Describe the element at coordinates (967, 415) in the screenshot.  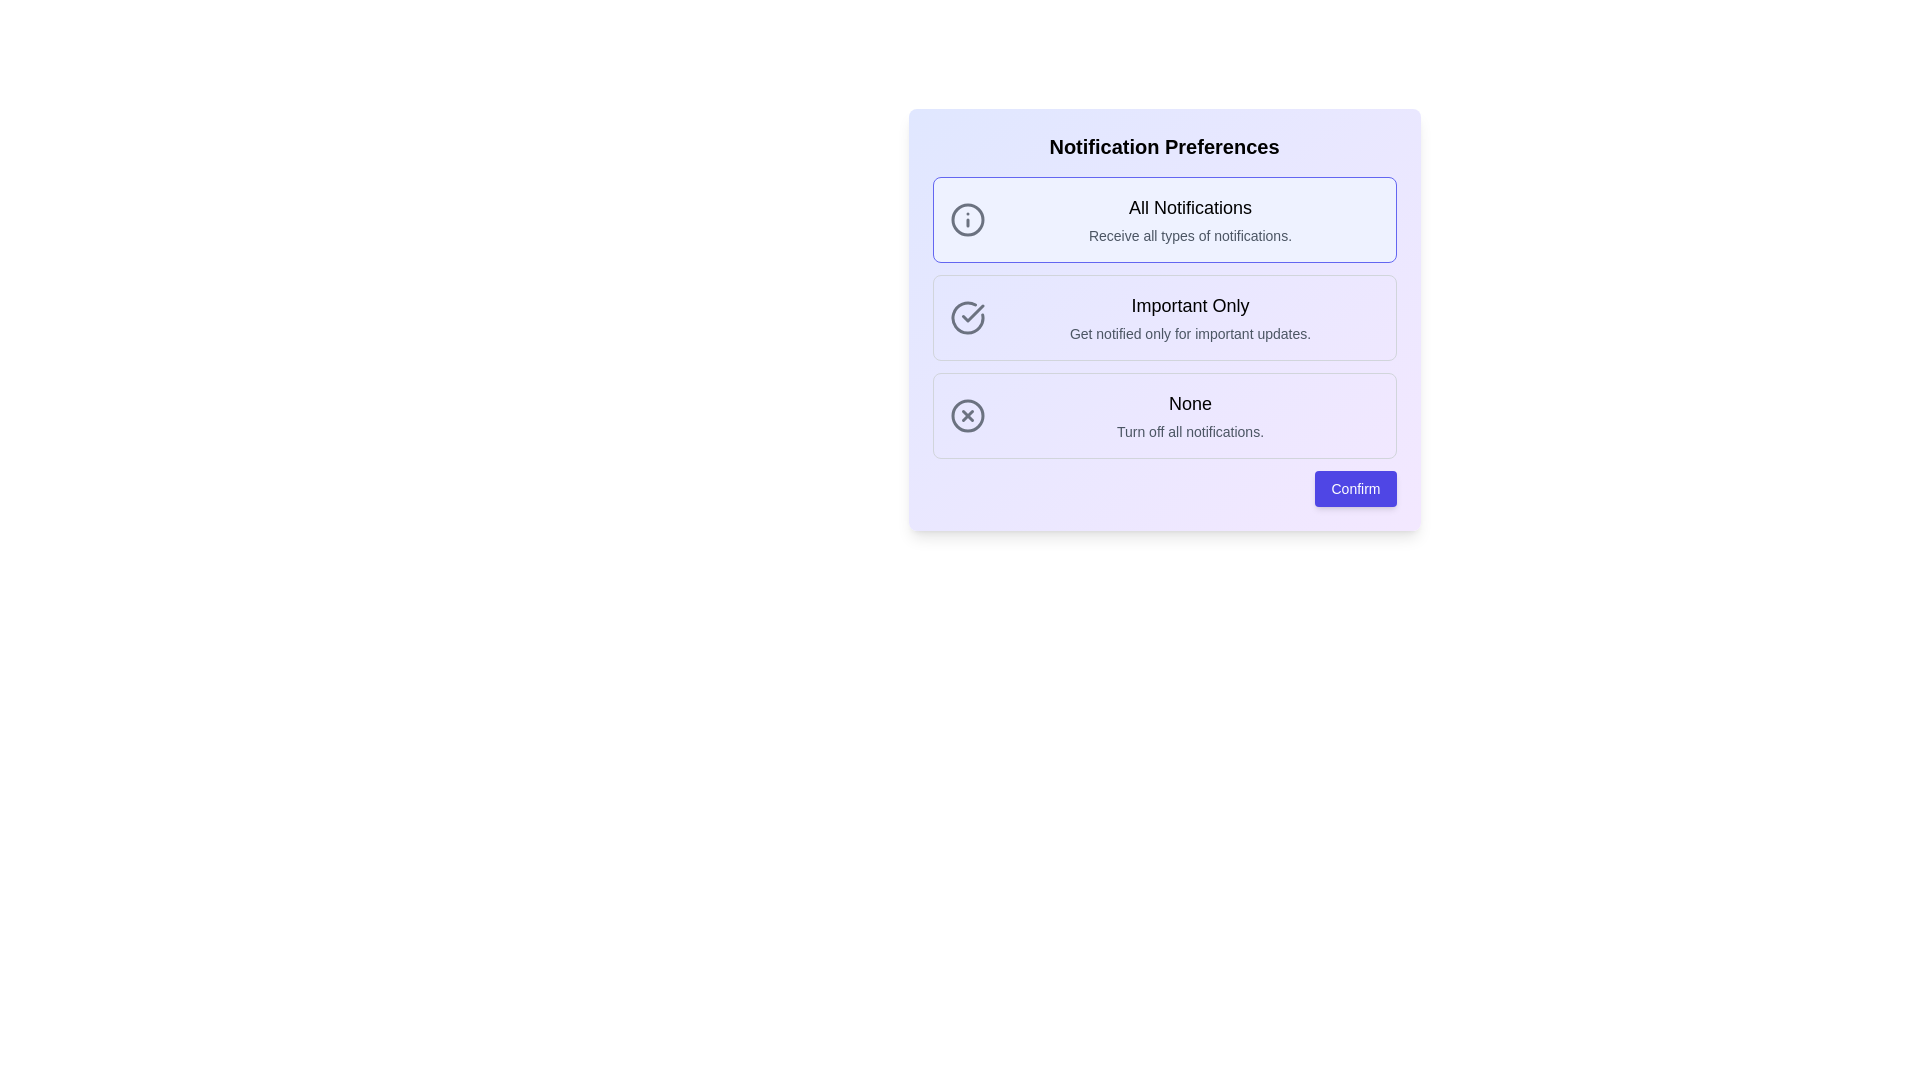
I see `the graphical icon that represents the 'None' option for disabling notifications, located in the third row of notification preferences, immediately left of the label 'None'` at that location.